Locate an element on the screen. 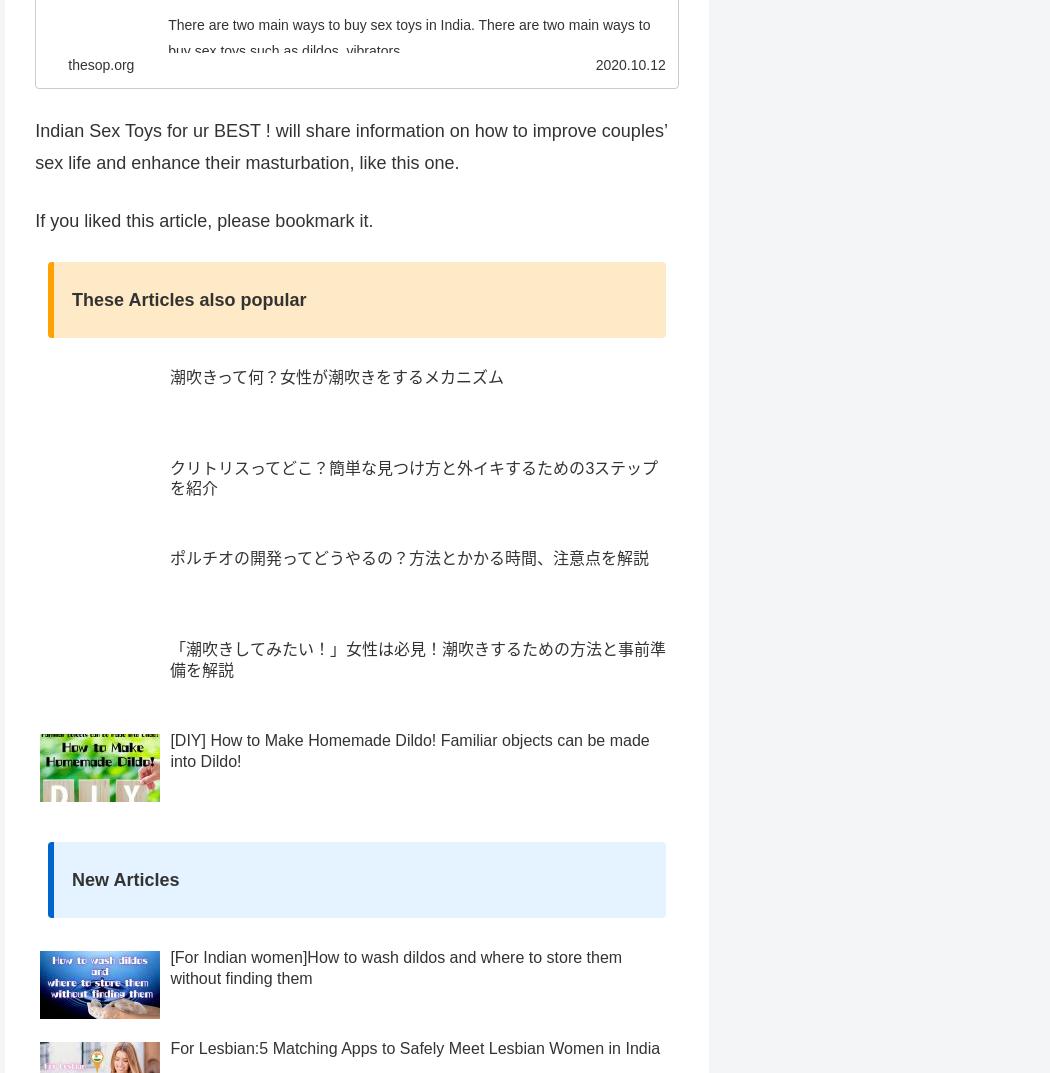  'These Articles also popular' is located at coordinates (188, 335).